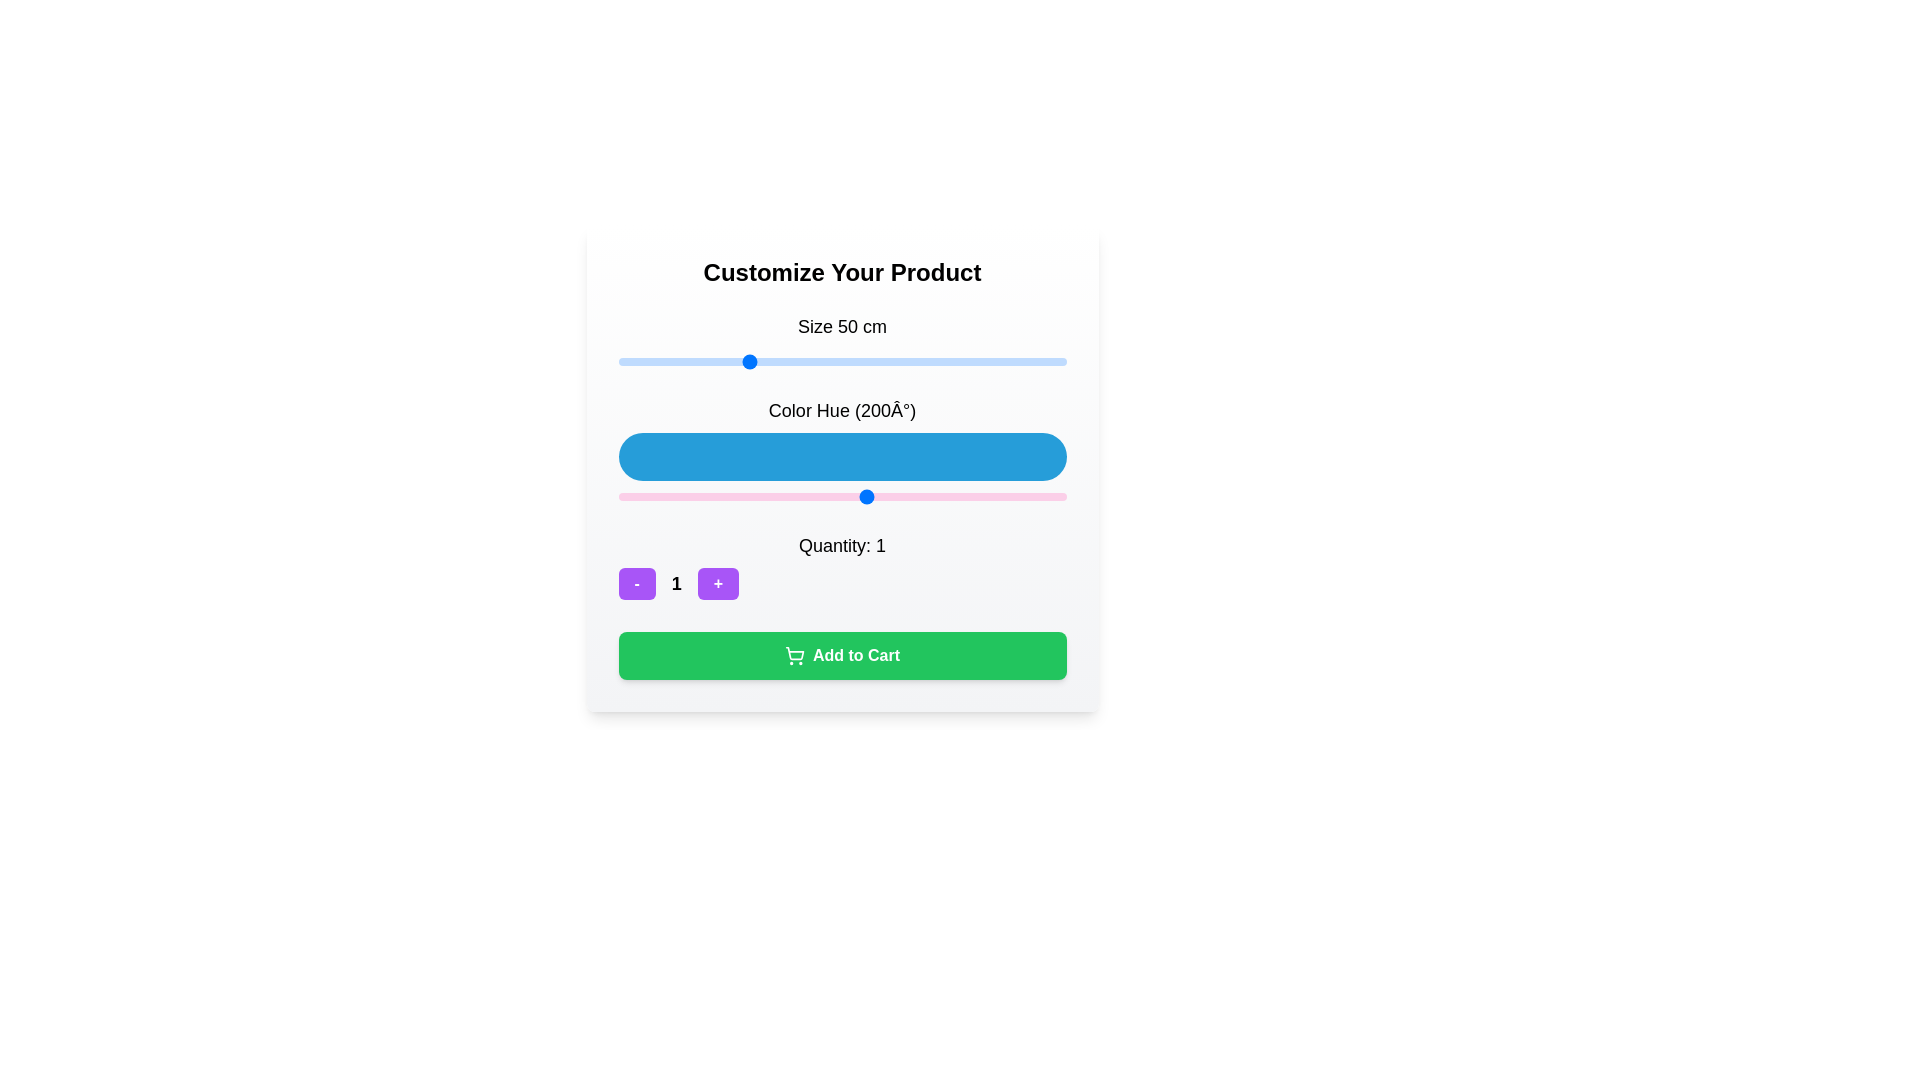 This screenshot has height=1080, width=1920. I want to click on the color hue, so click(1008, 496).